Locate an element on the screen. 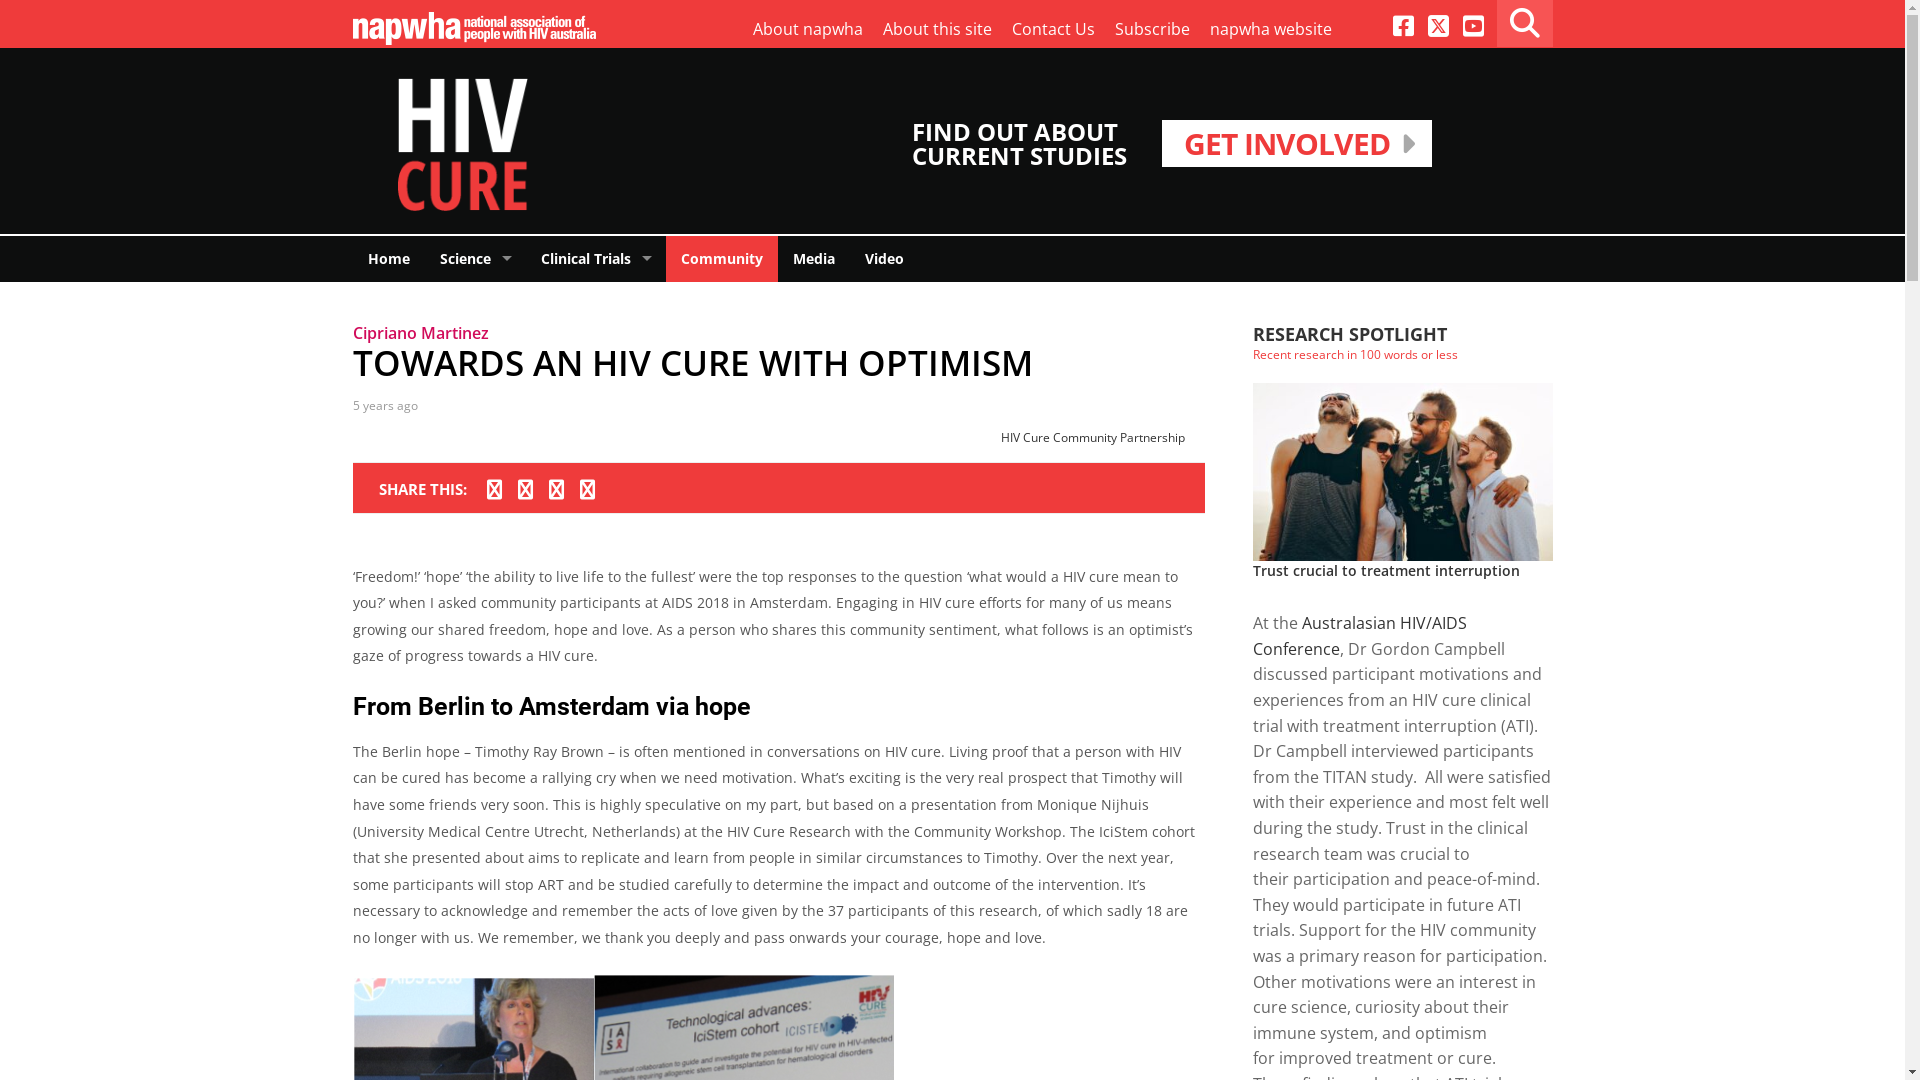 This screenshot has height=1080, width=1920. 'Video' is located at coordinates (883, 257).